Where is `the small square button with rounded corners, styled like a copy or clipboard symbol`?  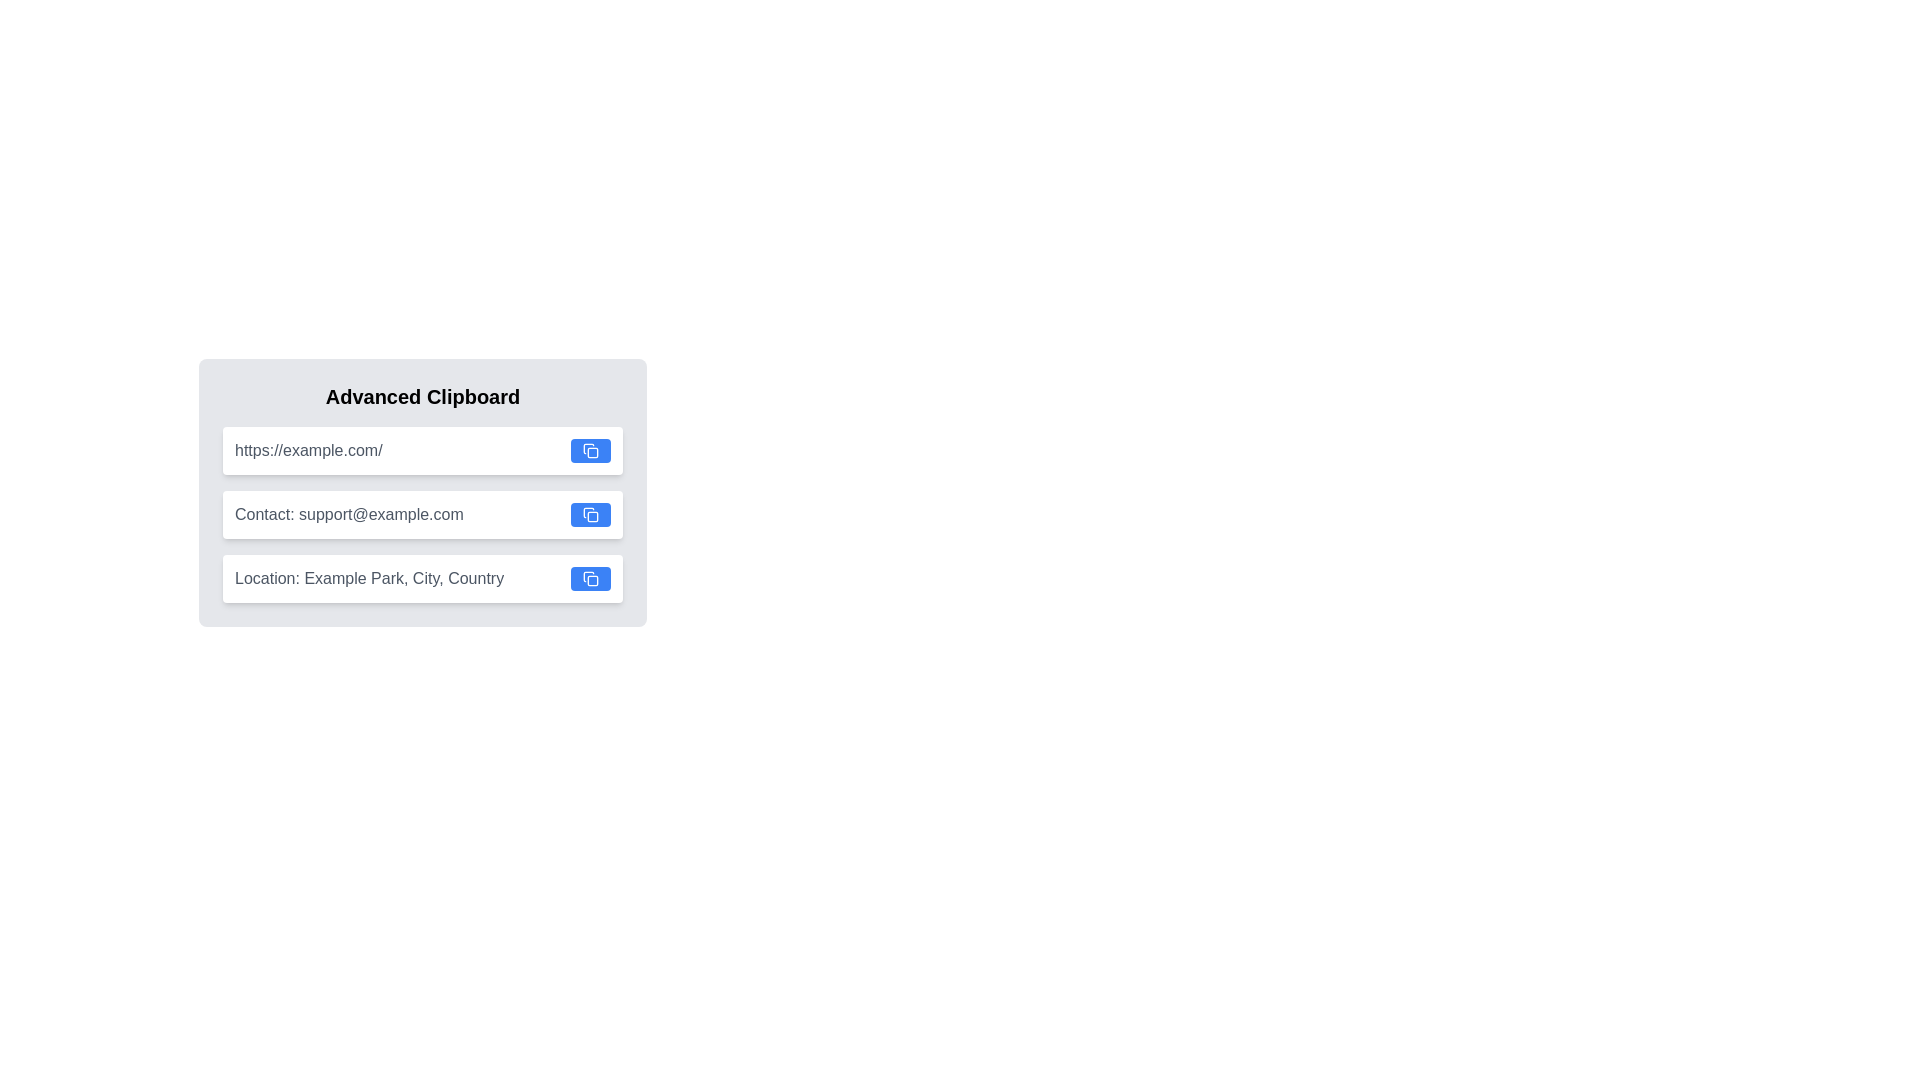
the small square button with rounded corners, styled like a copy or clipboard symbol is located at coordinates (589, 514).